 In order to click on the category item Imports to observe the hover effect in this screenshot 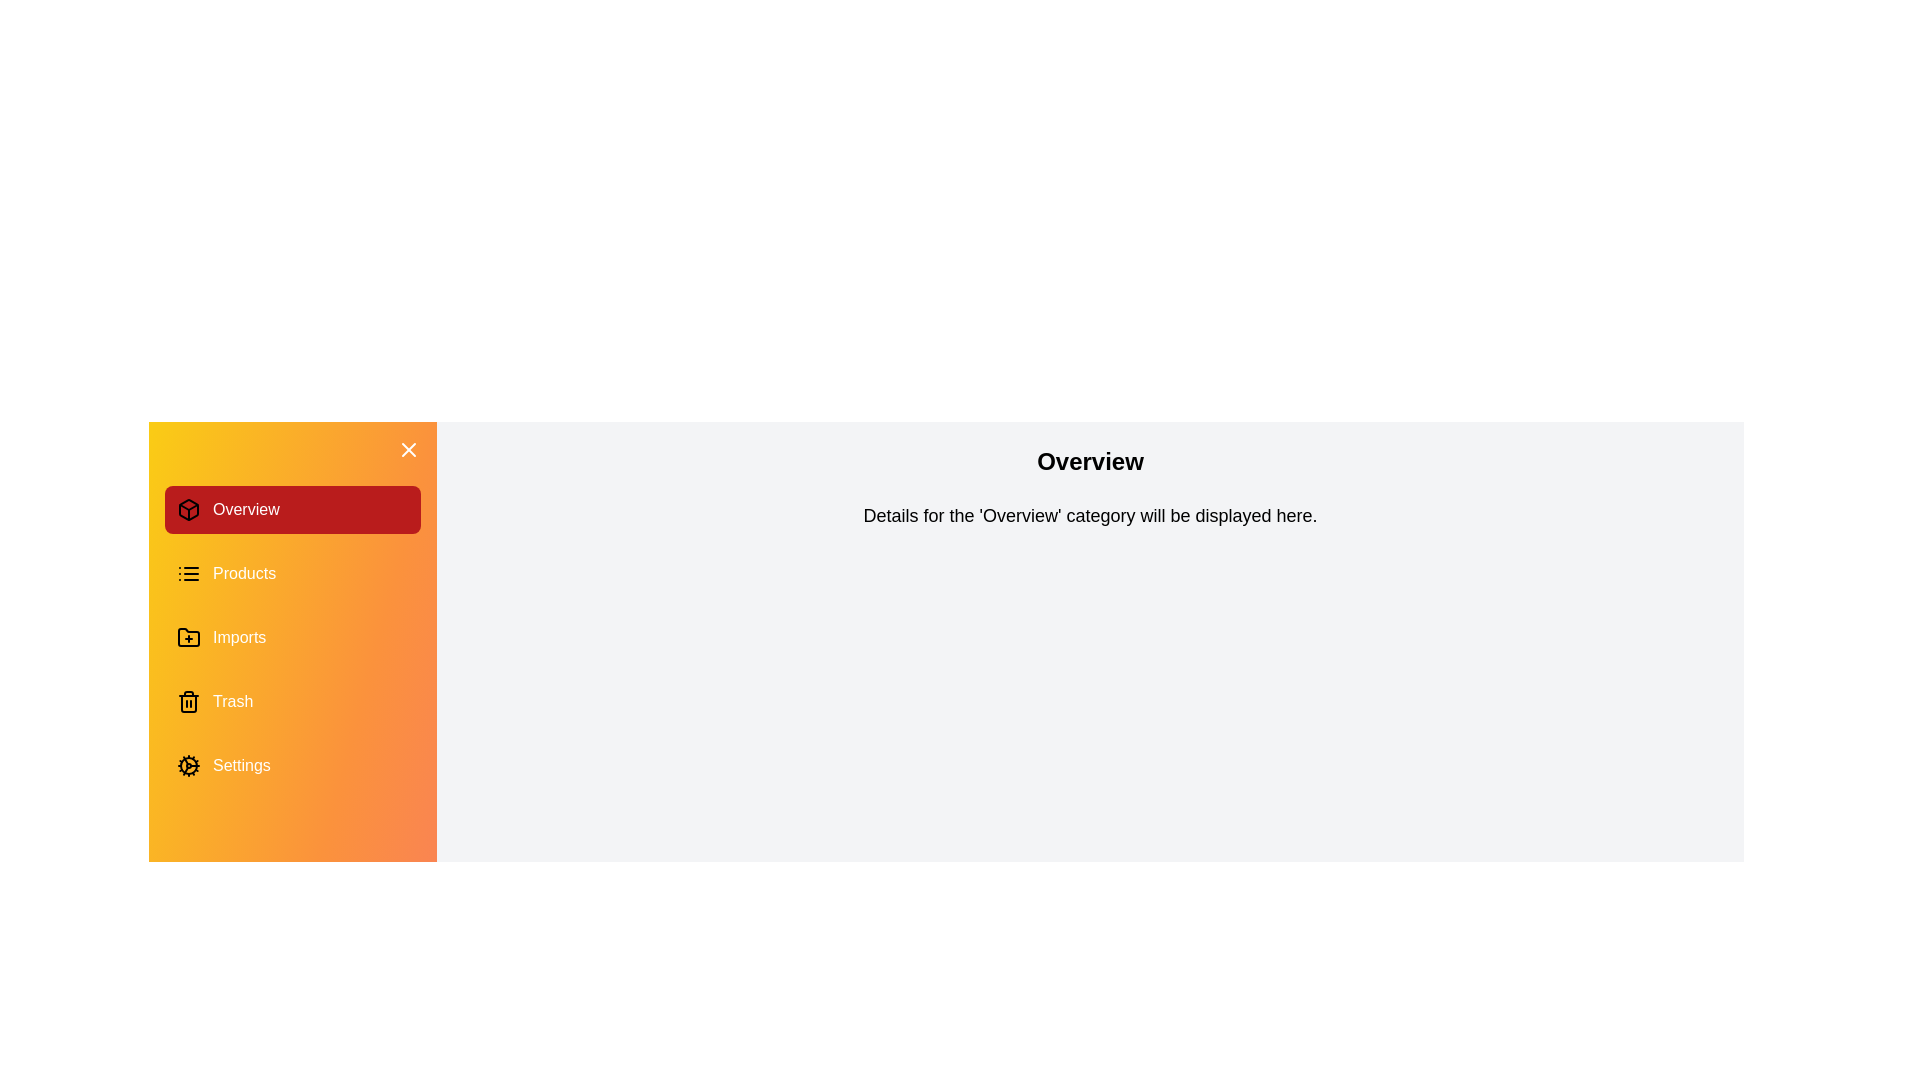, I will do `click(291, 637)`.